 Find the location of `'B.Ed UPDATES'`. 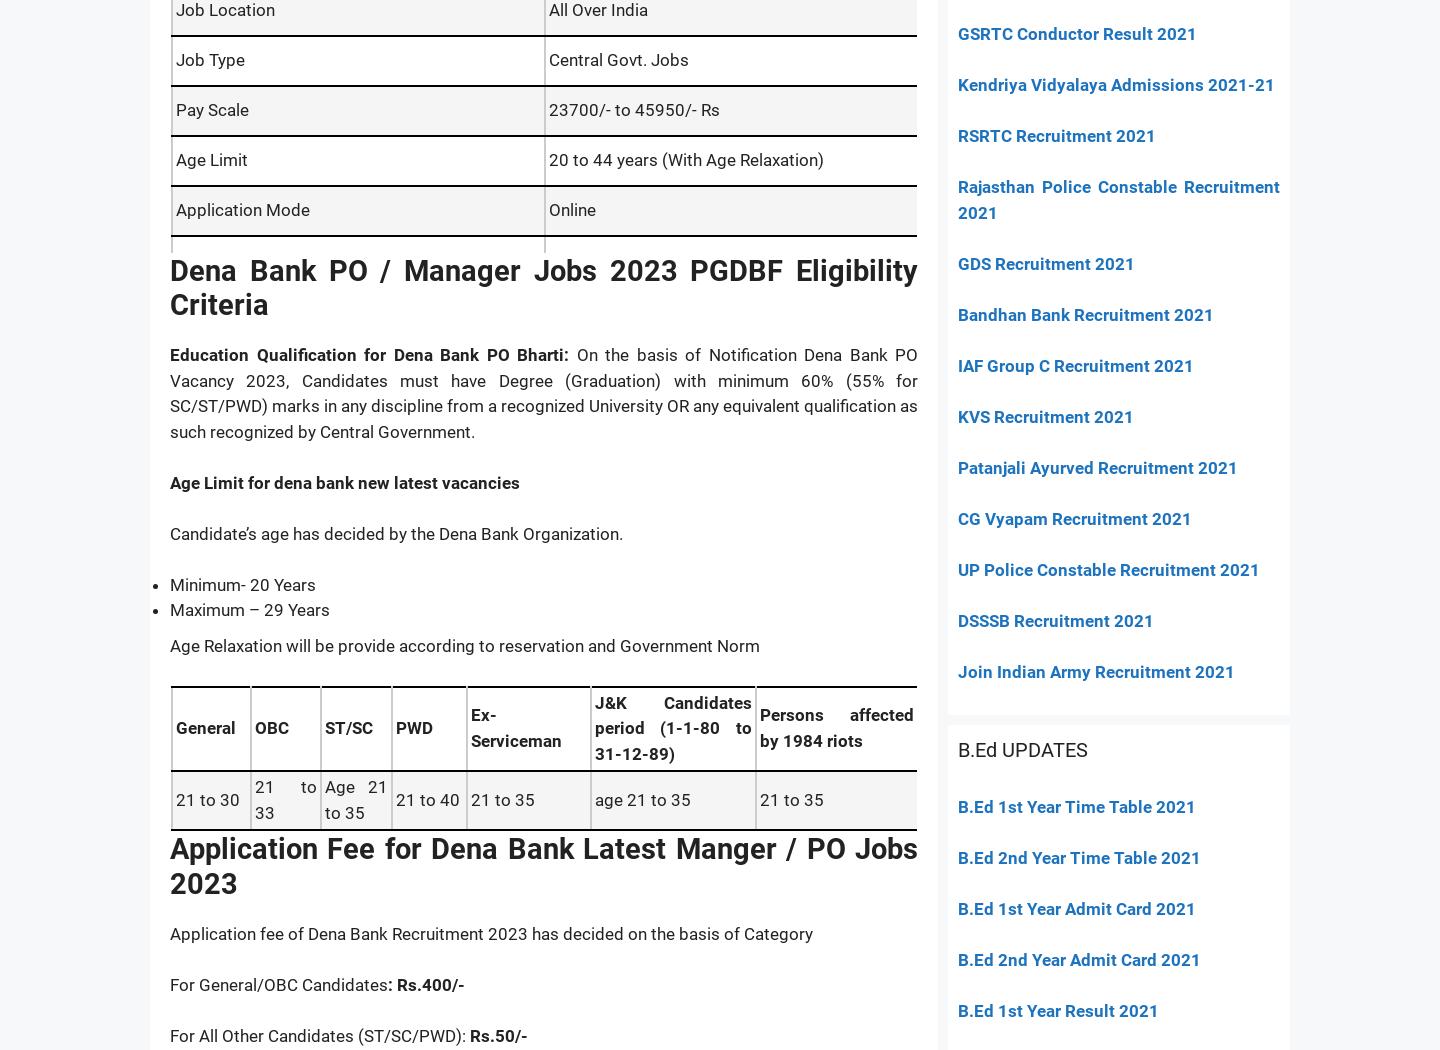

'B.Ed UPDATES' is located at coordinates (1022, 750).